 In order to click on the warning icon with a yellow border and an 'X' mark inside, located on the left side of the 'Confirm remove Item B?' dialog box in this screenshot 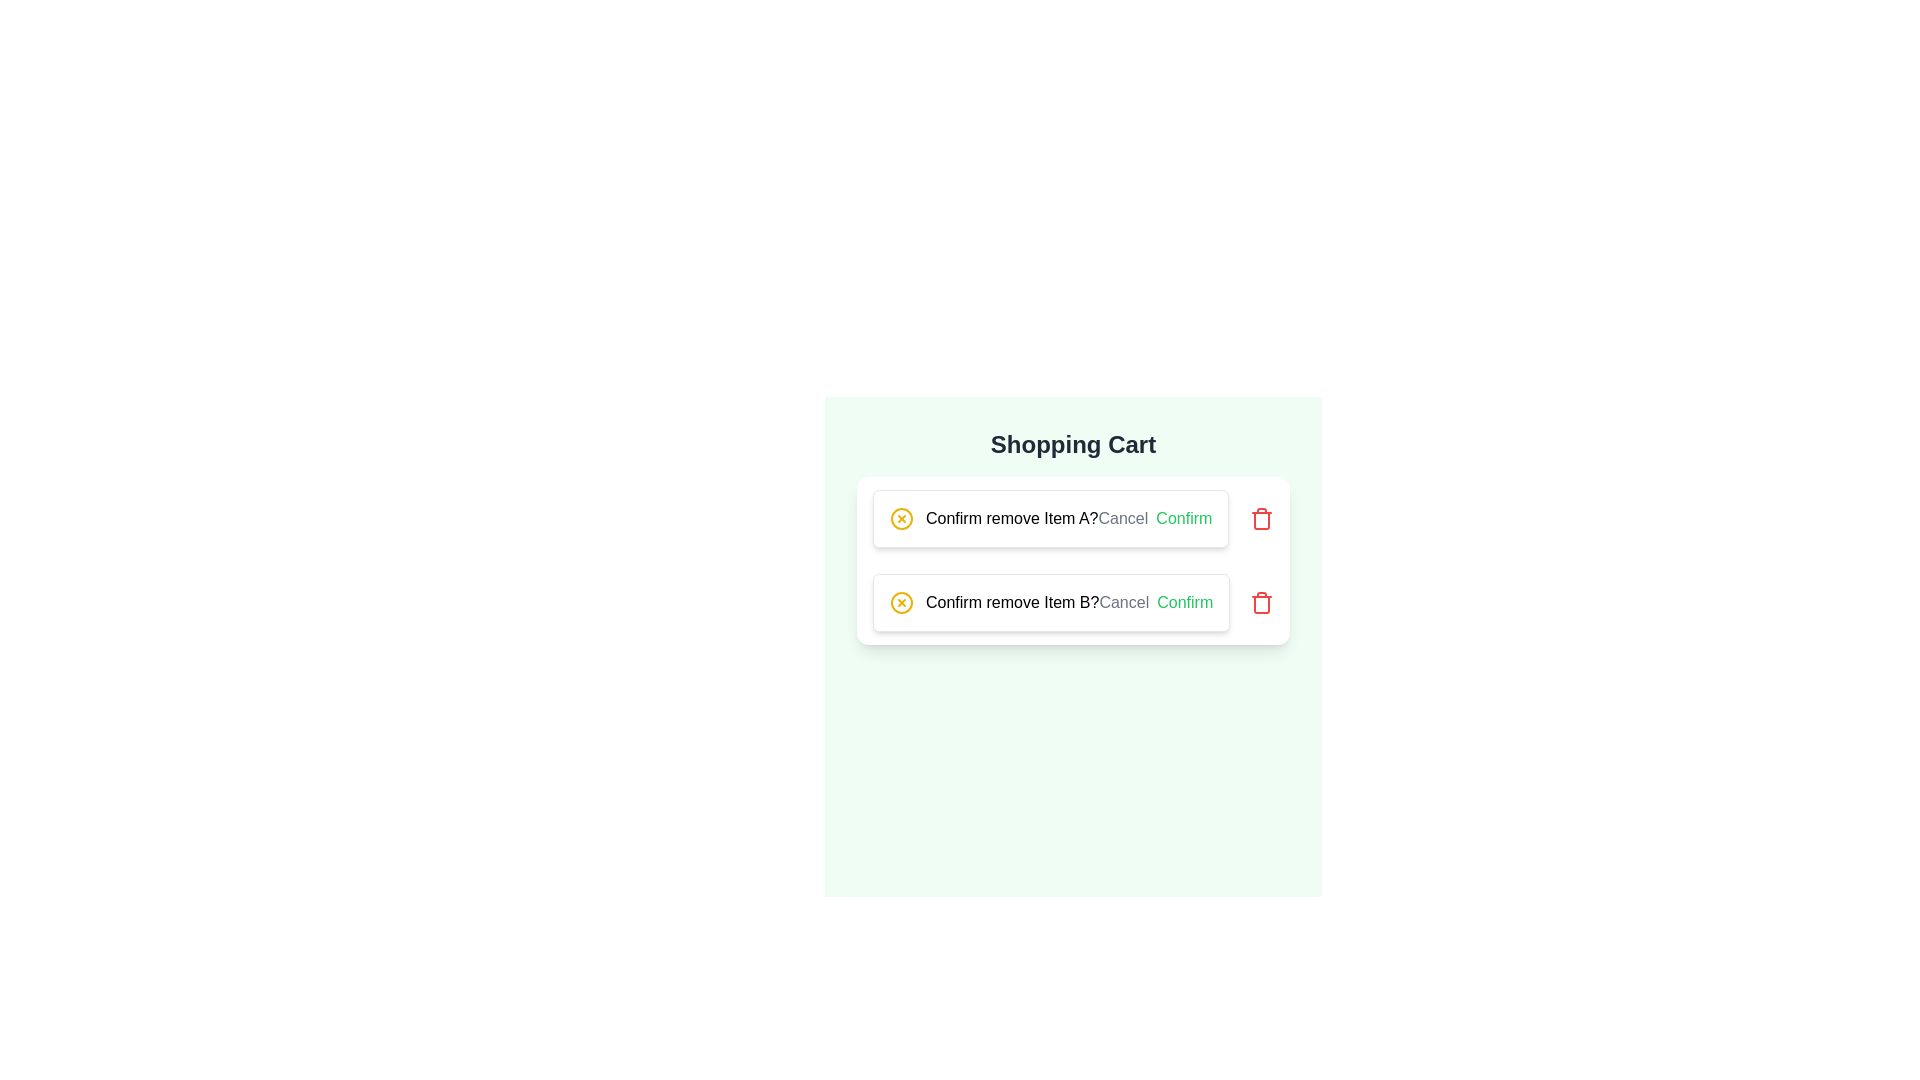, I will do `click(901, 601)`.